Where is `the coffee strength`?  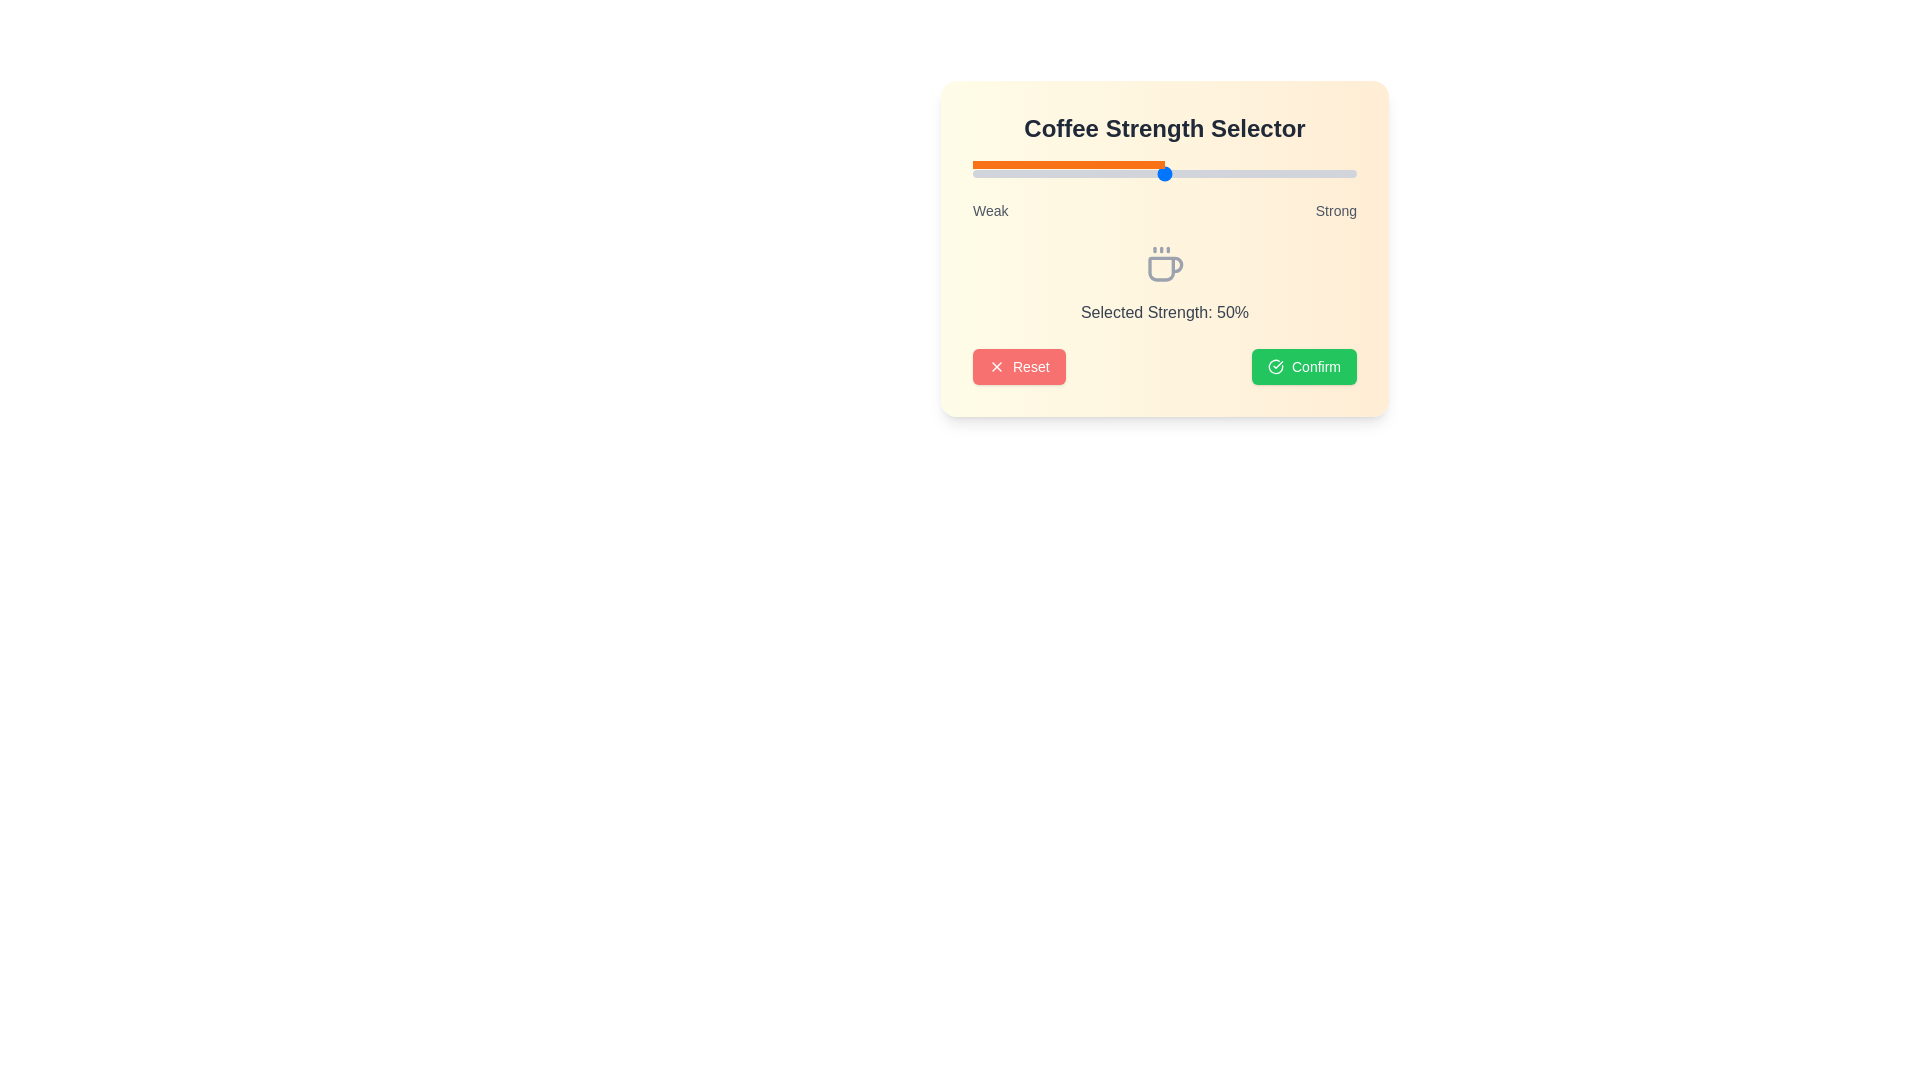
the coffee strength is located at coordinates (1091, 172).